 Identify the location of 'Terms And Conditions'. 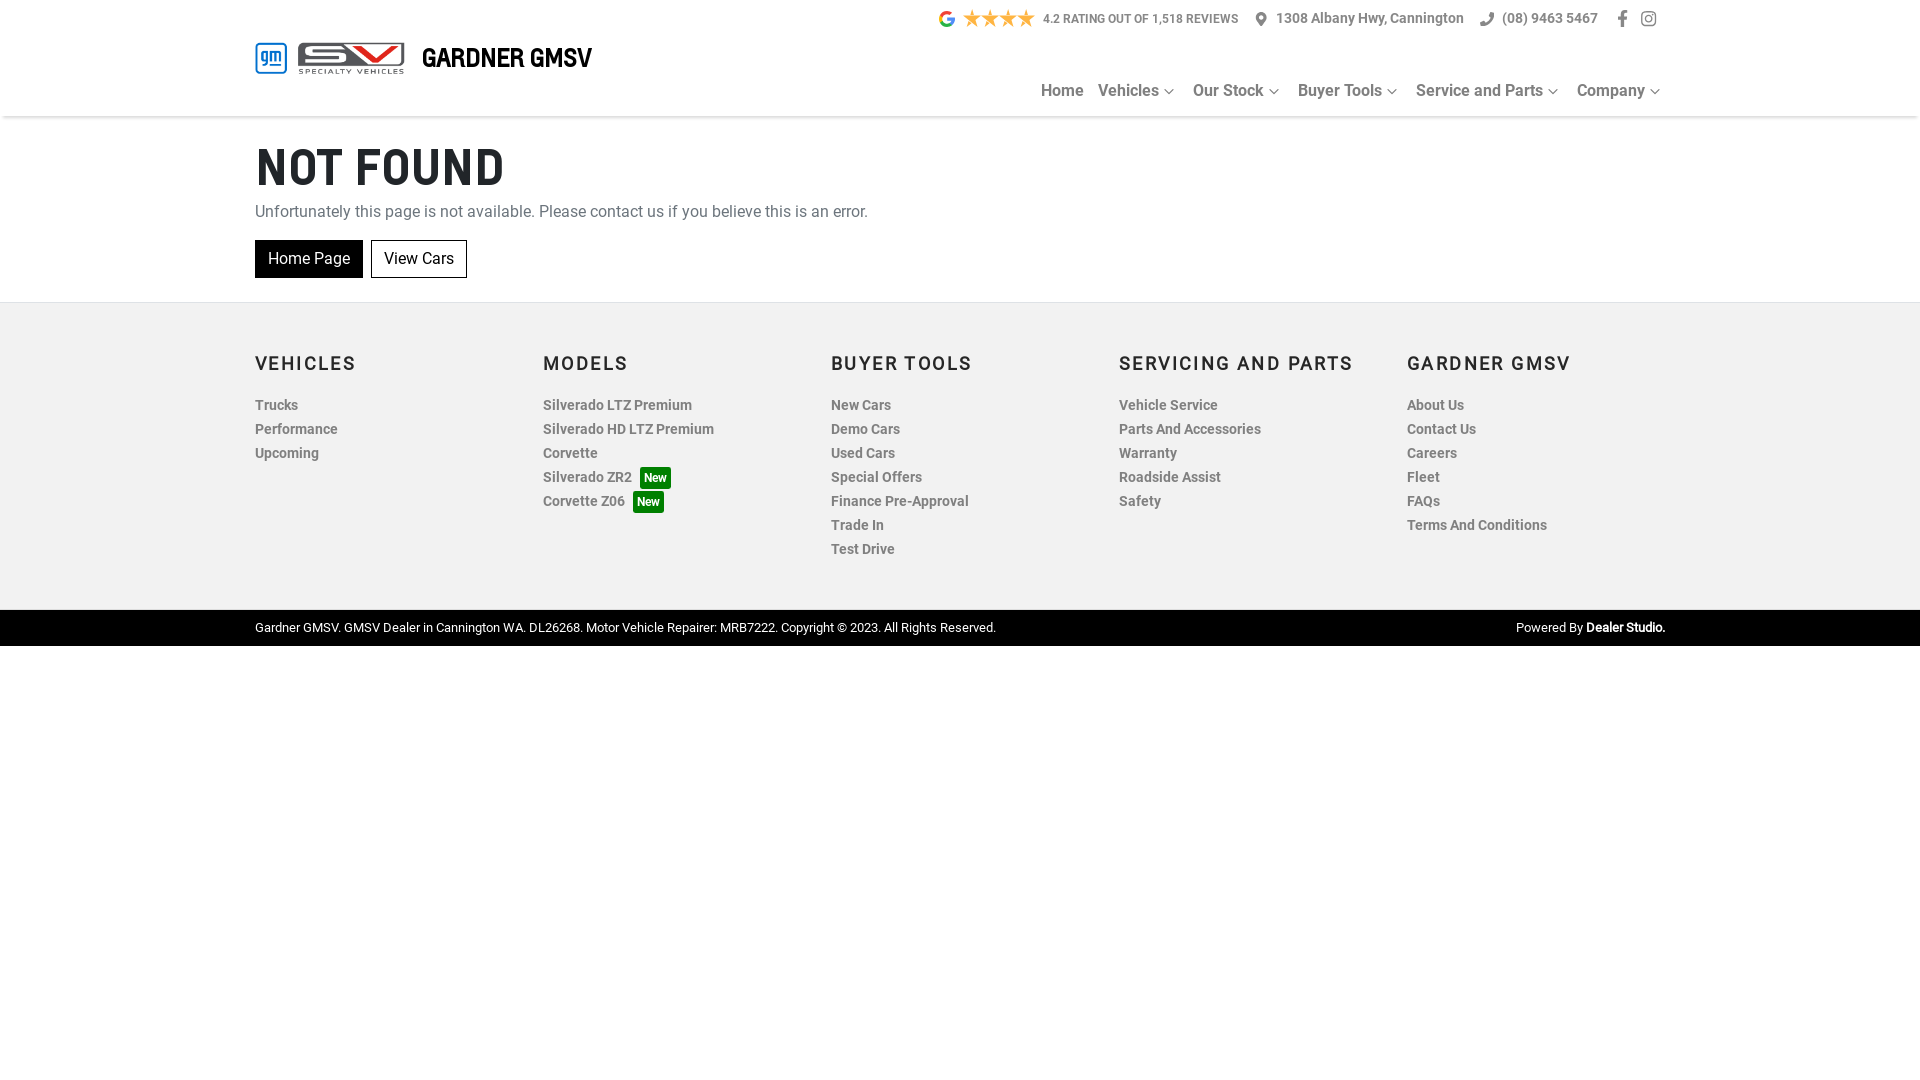
(1477, 524).